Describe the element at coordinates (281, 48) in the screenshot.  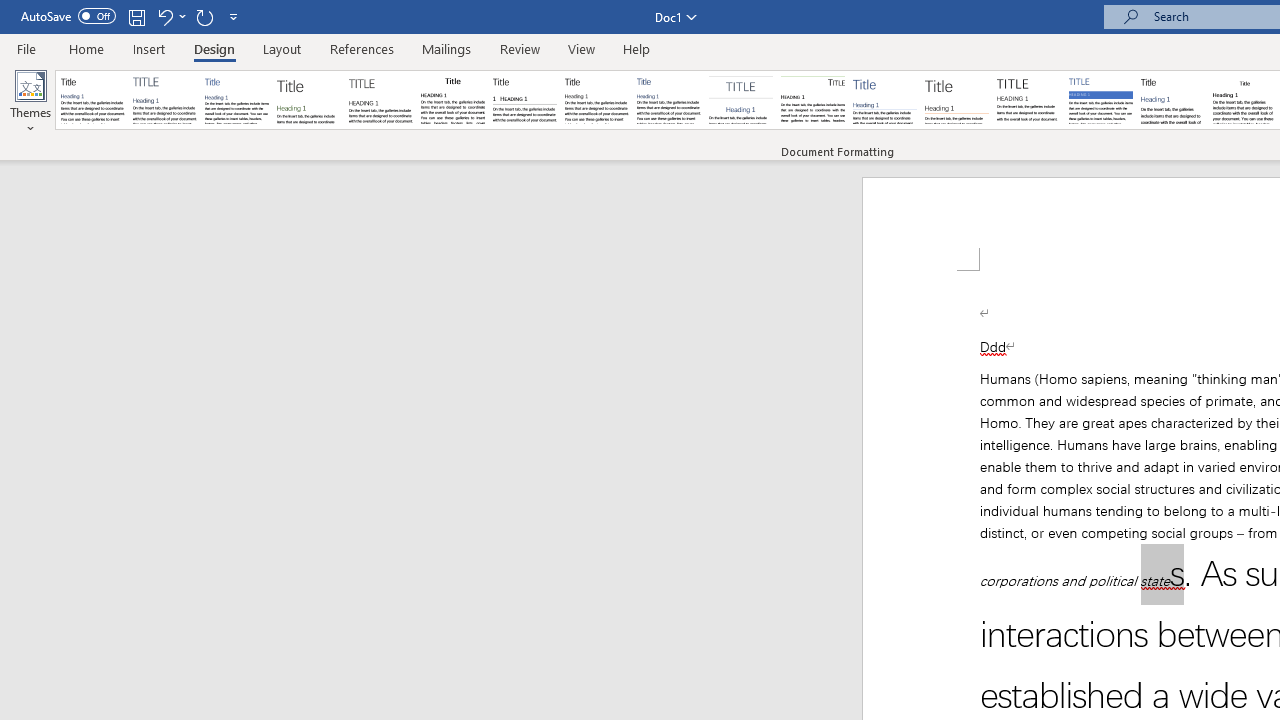
I see `'Layout'` at that location.